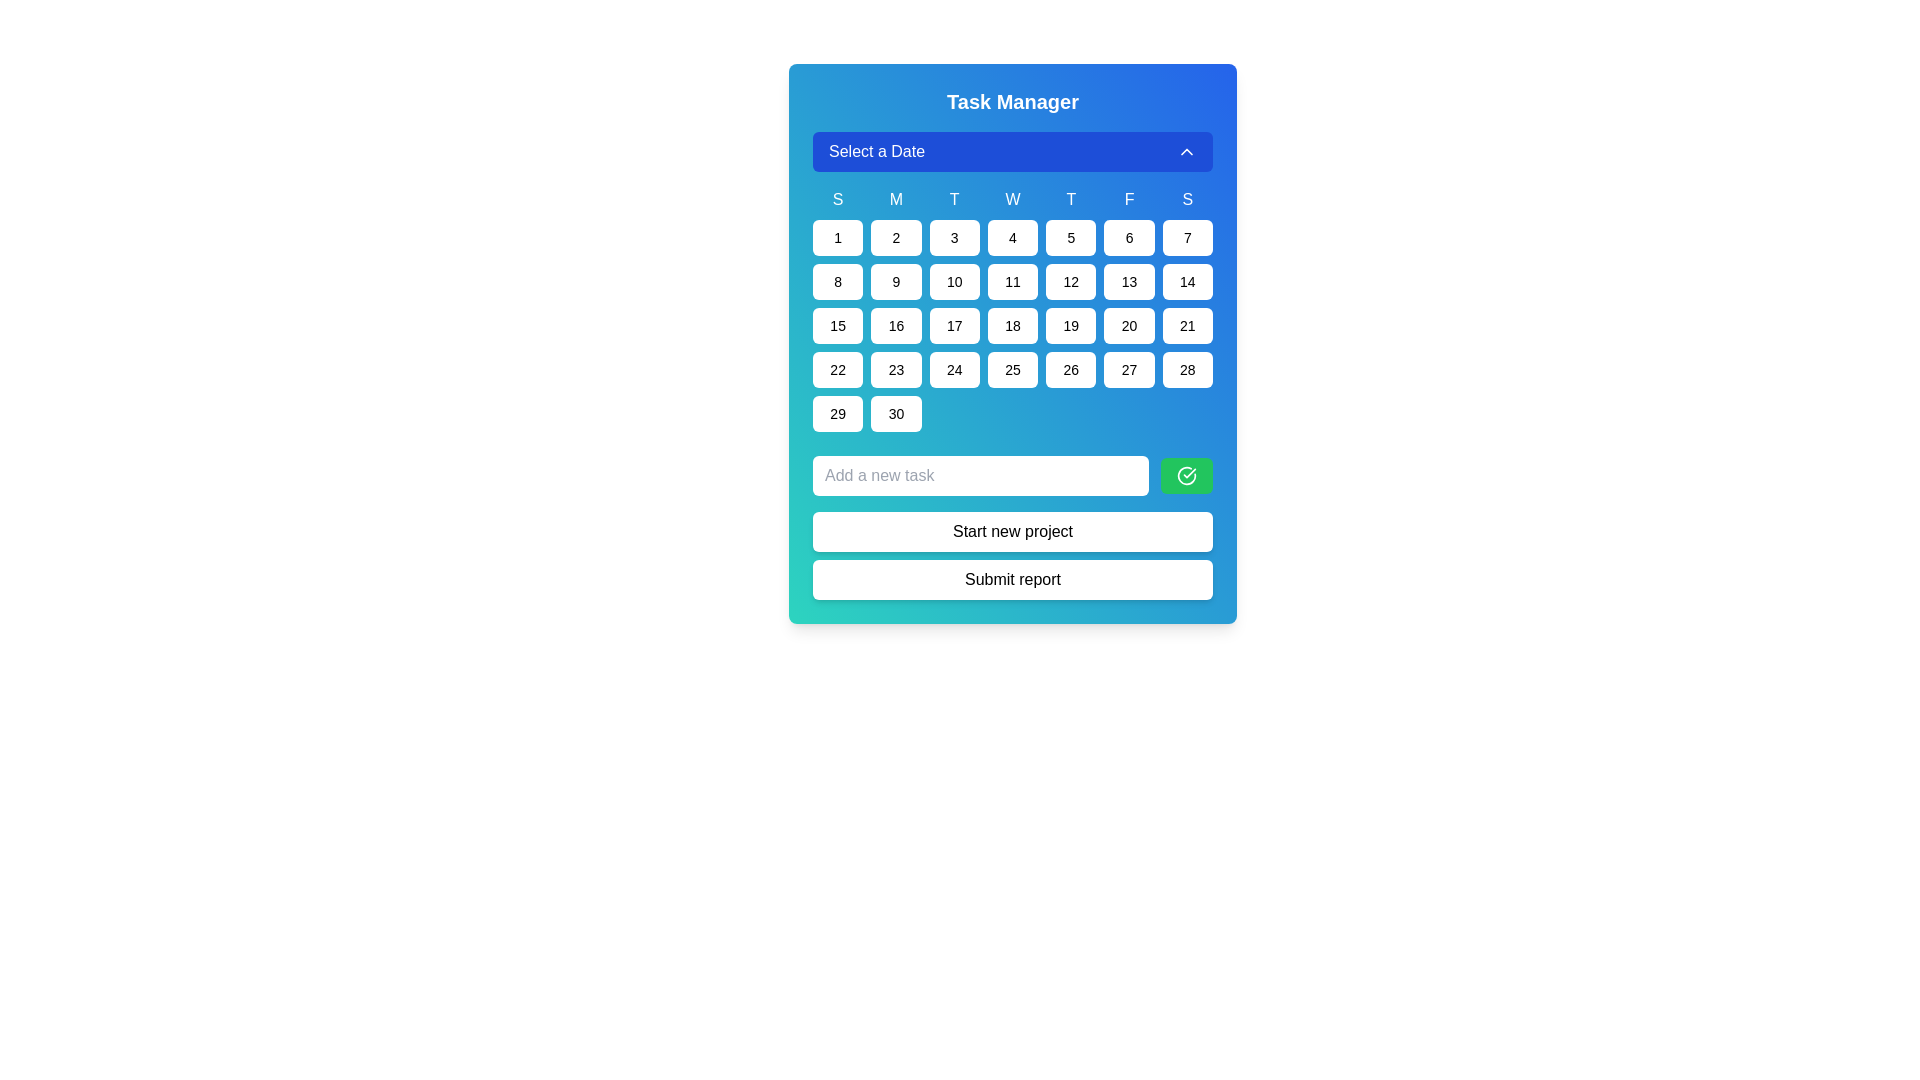  I want to click on the capital 'T' text label in white on a blue gradient background, which is the fifth item in the row of week labels in the calendar section, so click(1070, 200).